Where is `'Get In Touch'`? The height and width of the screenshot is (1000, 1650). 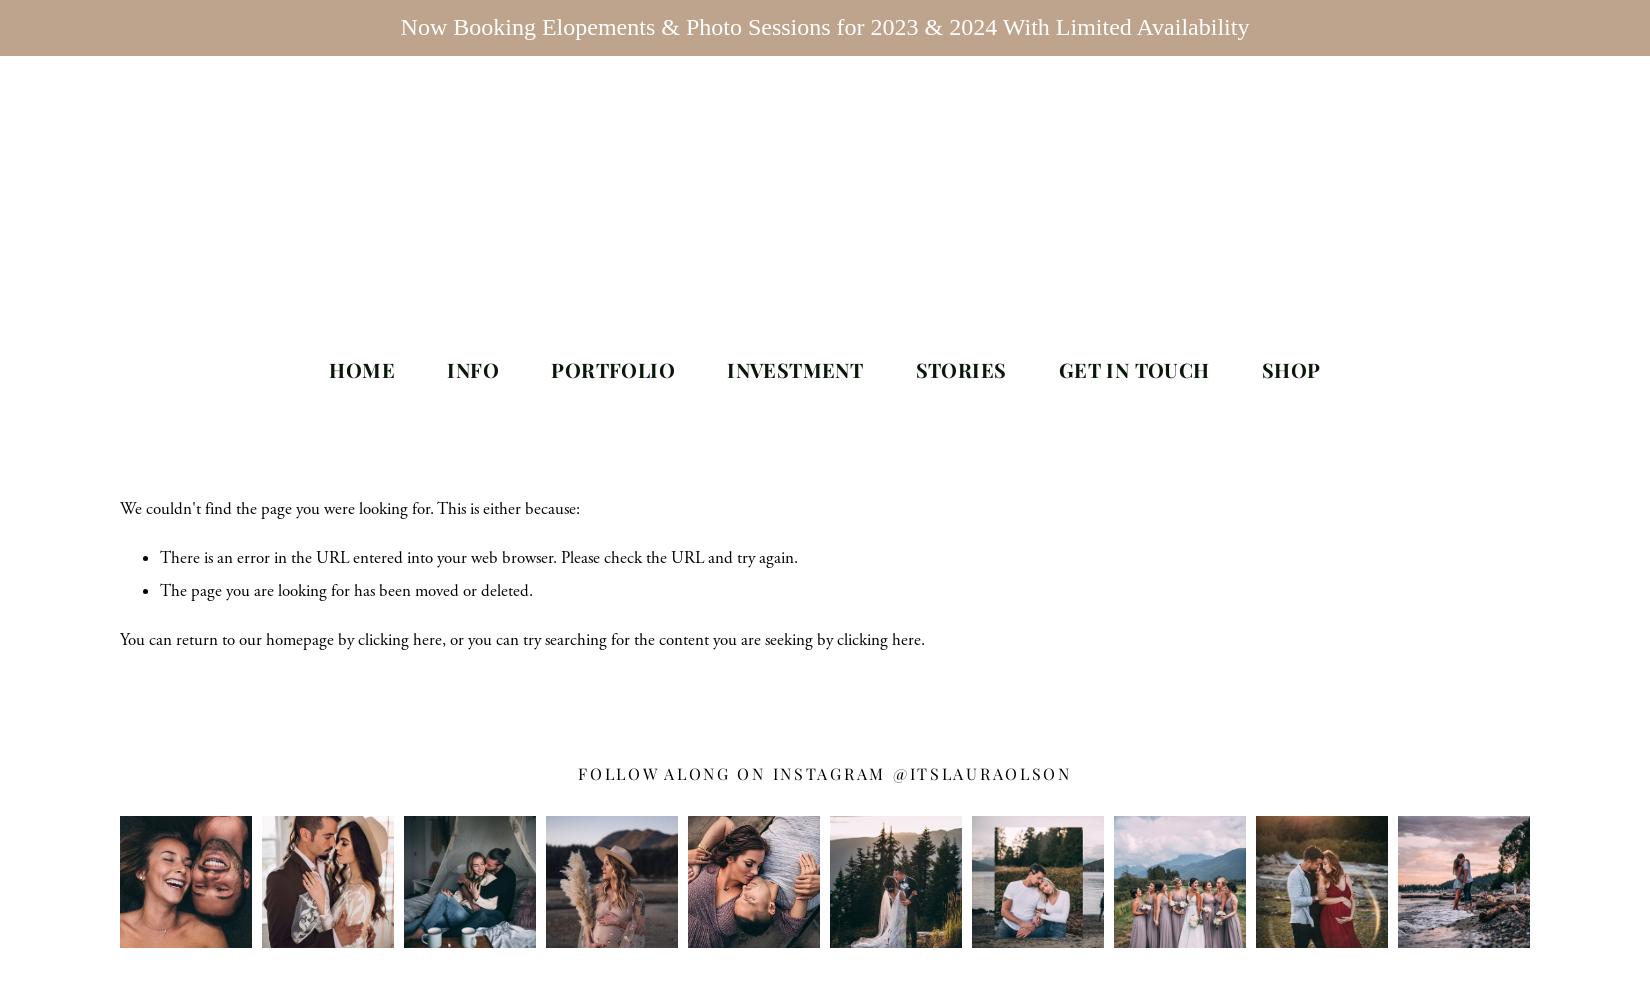 'Get In Touch' is located at coordinates (1057, 368).